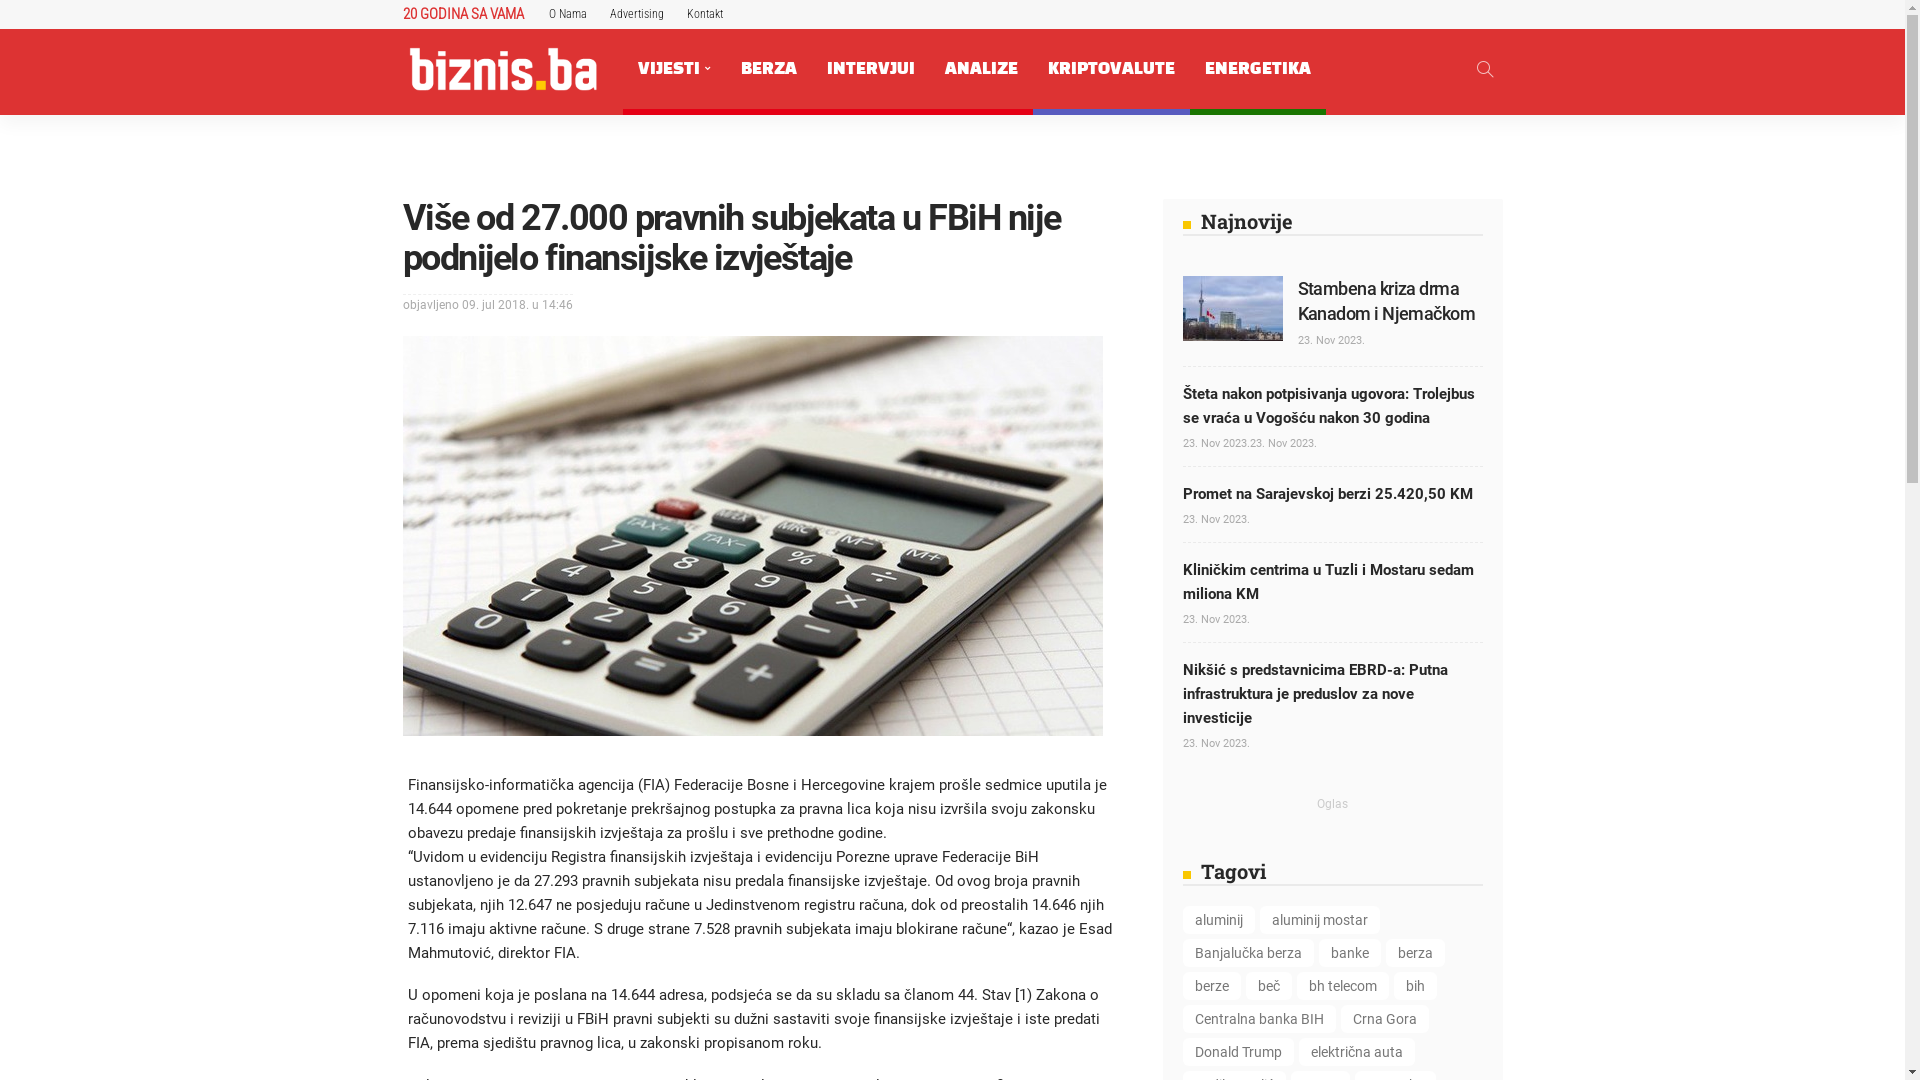 The width and height of the screenshot is (1920, 1080). What do you see at coordinates (621, 68) in the screenshot?
I see `'VIJESTI'` at bounding box center [621, 68].